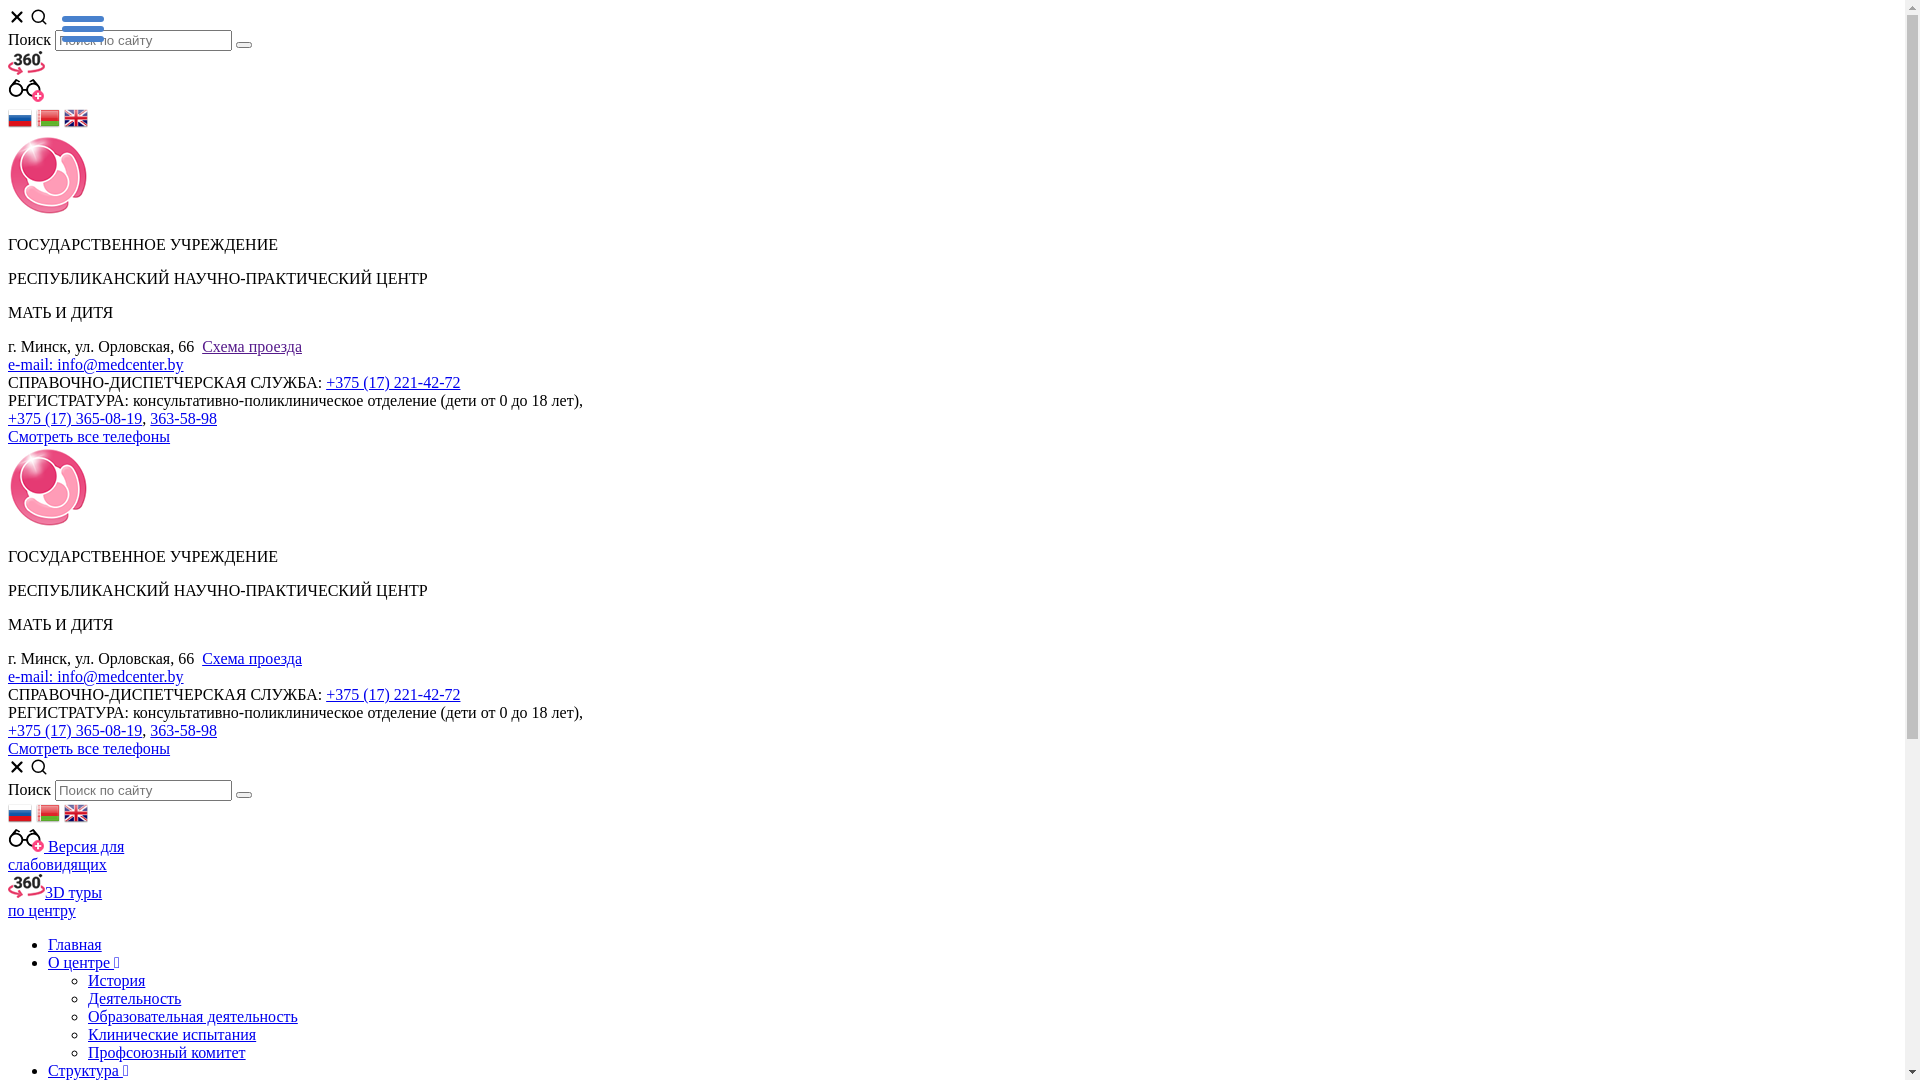  What do you see at coordinates (8, 124) in the screenshot?
I see `'Russian'` at bounding box center [8, 124].